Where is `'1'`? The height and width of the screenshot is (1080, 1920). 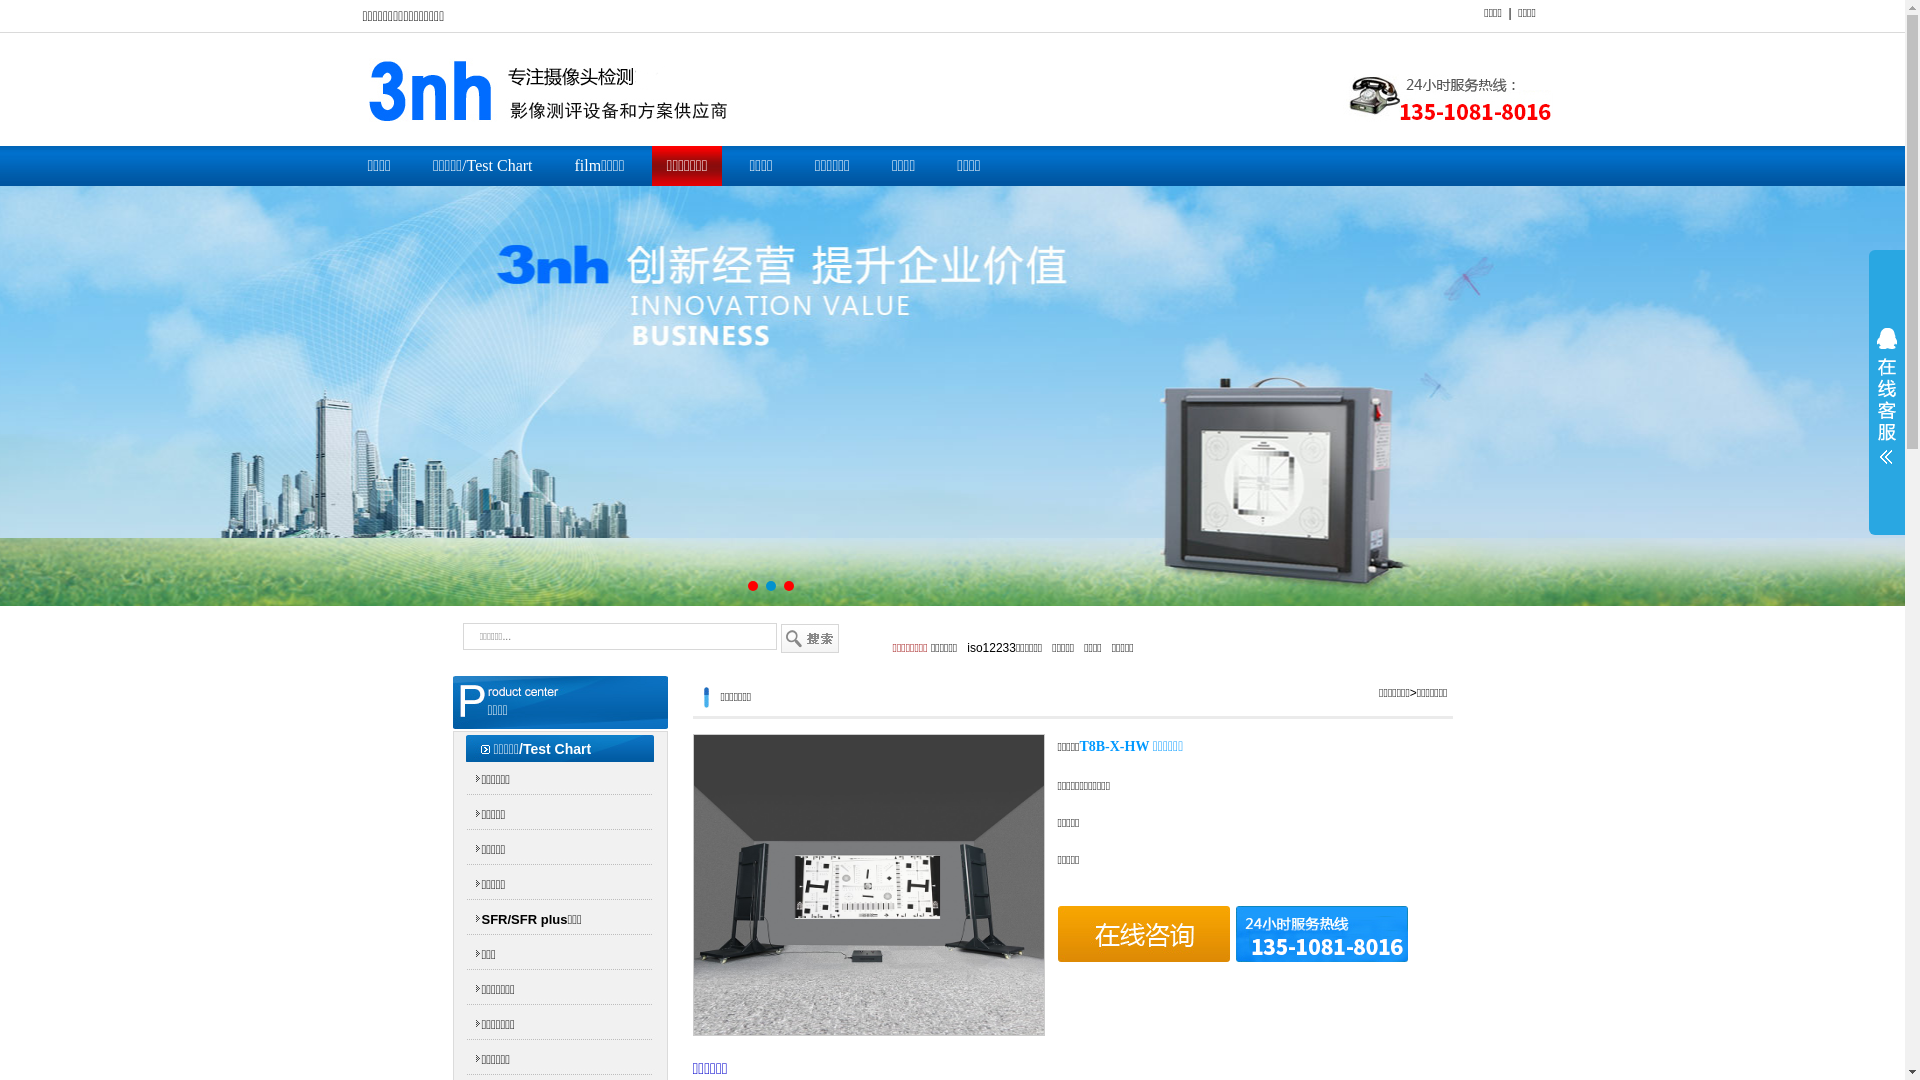 '1' is located at coordinates (752, 585).